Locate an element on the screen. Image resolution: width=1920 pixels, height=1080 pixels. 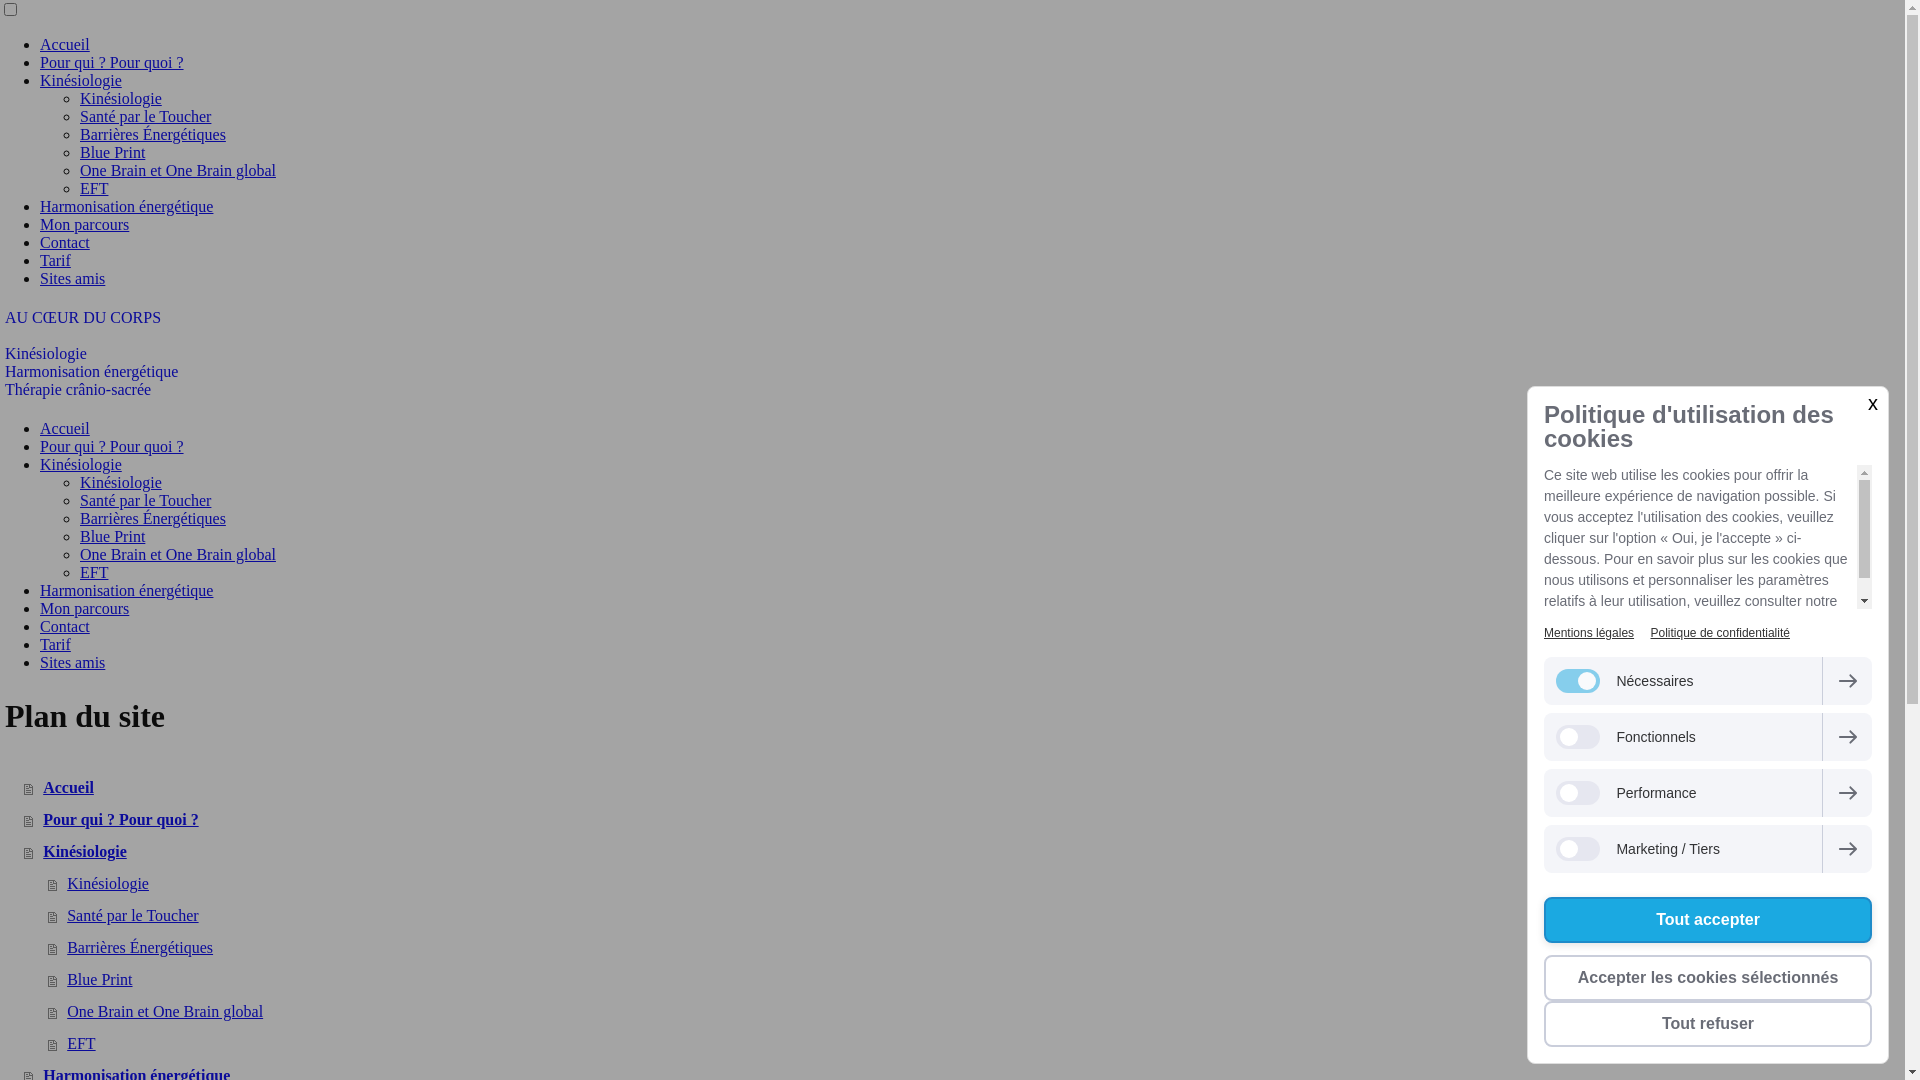
'One Brain et One Brain global' is located at coordinates (80, 169).